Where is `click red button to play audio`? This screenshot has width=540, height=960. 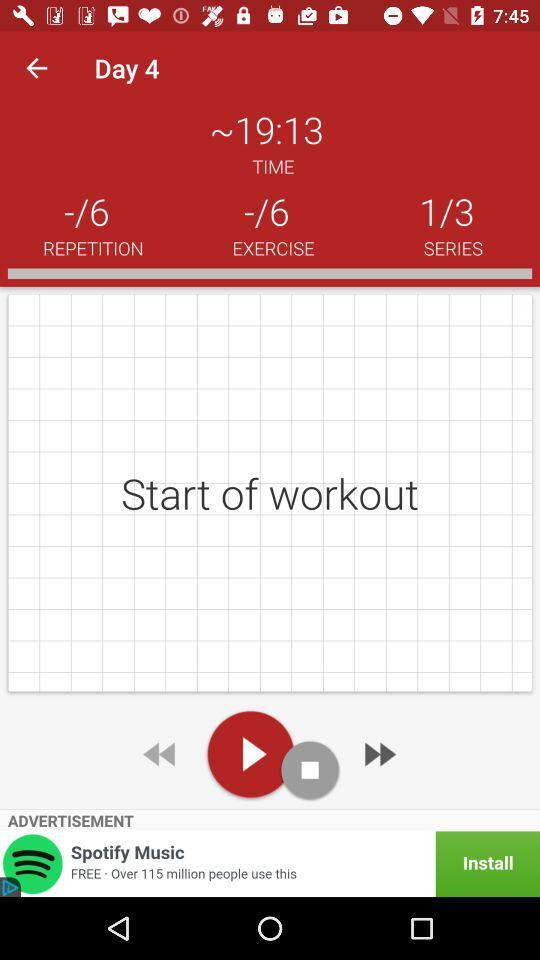
click red button to play audio is located at coordinates (250, 753).